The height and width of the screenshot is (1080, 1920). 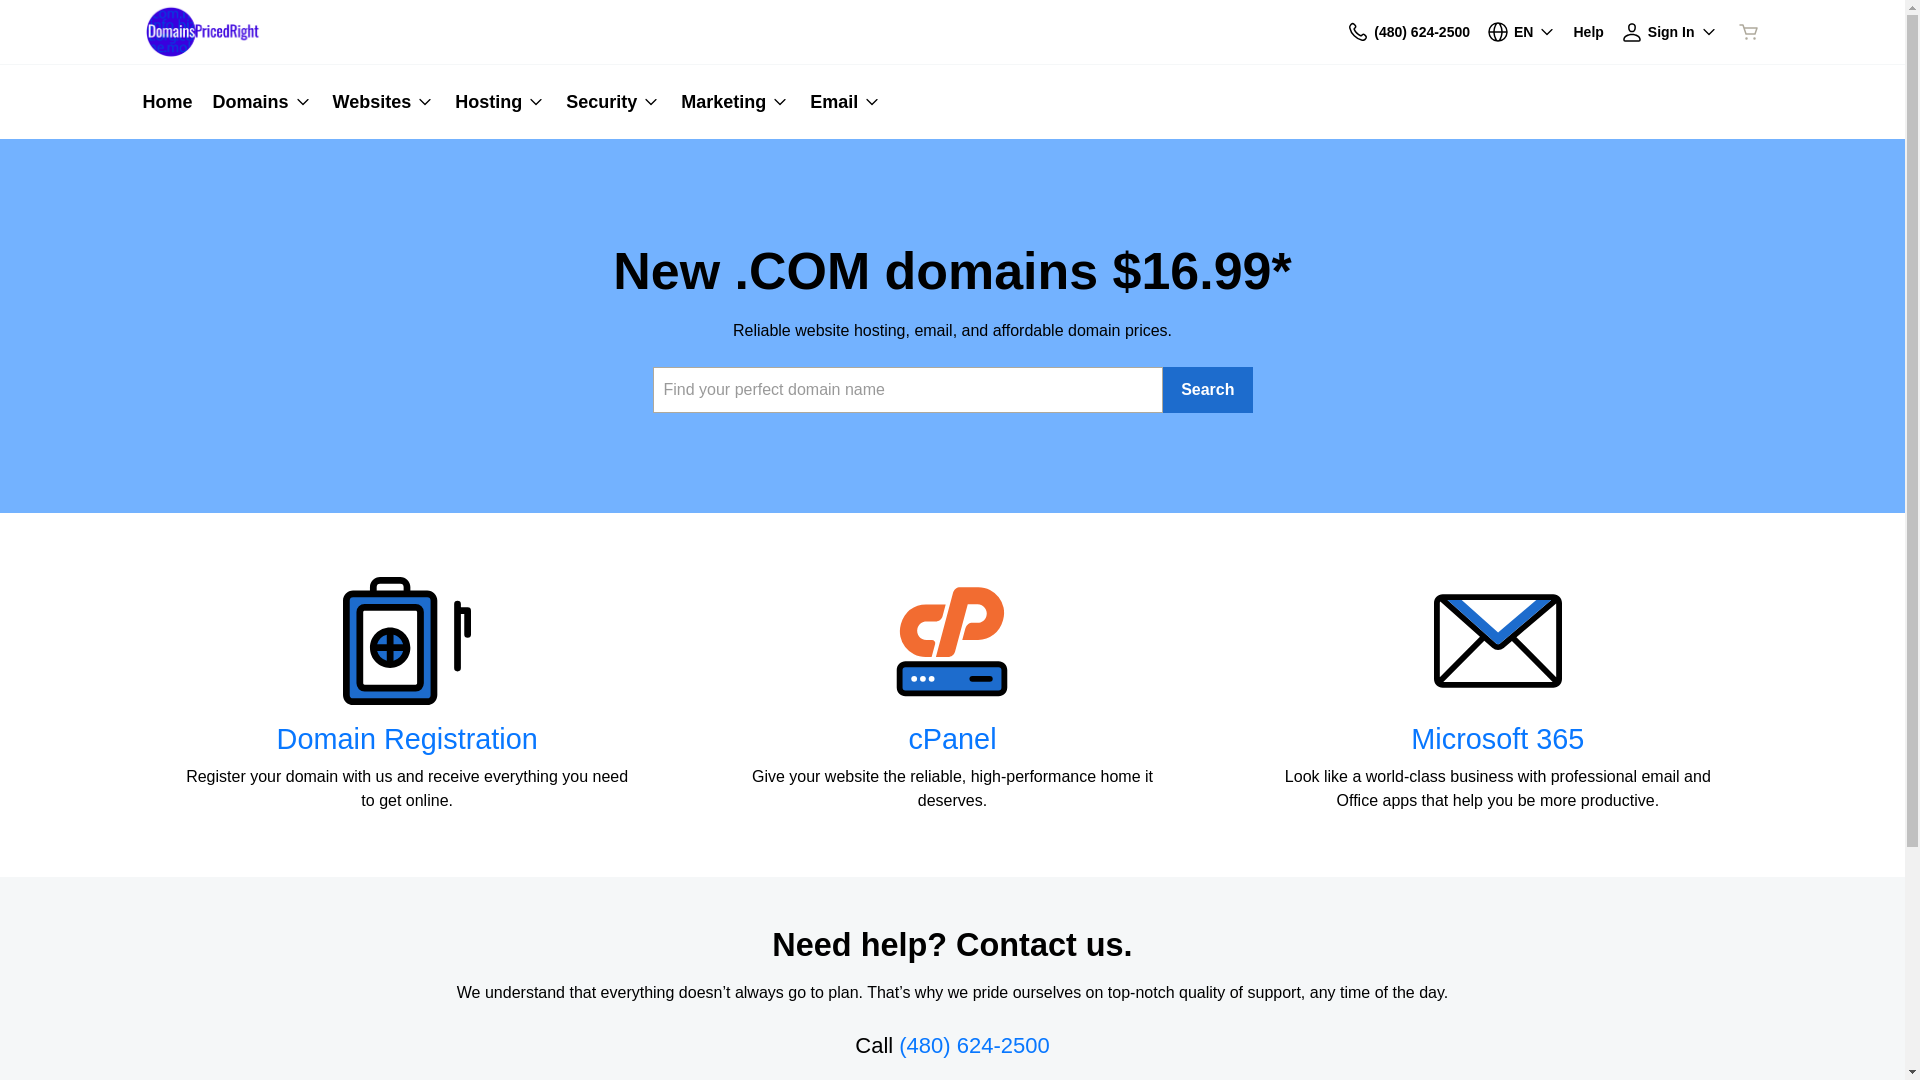 What do you see at coordinates (734, 101) in the screenshot?
I see `'Marketing'` at bounding box center [734, 101].